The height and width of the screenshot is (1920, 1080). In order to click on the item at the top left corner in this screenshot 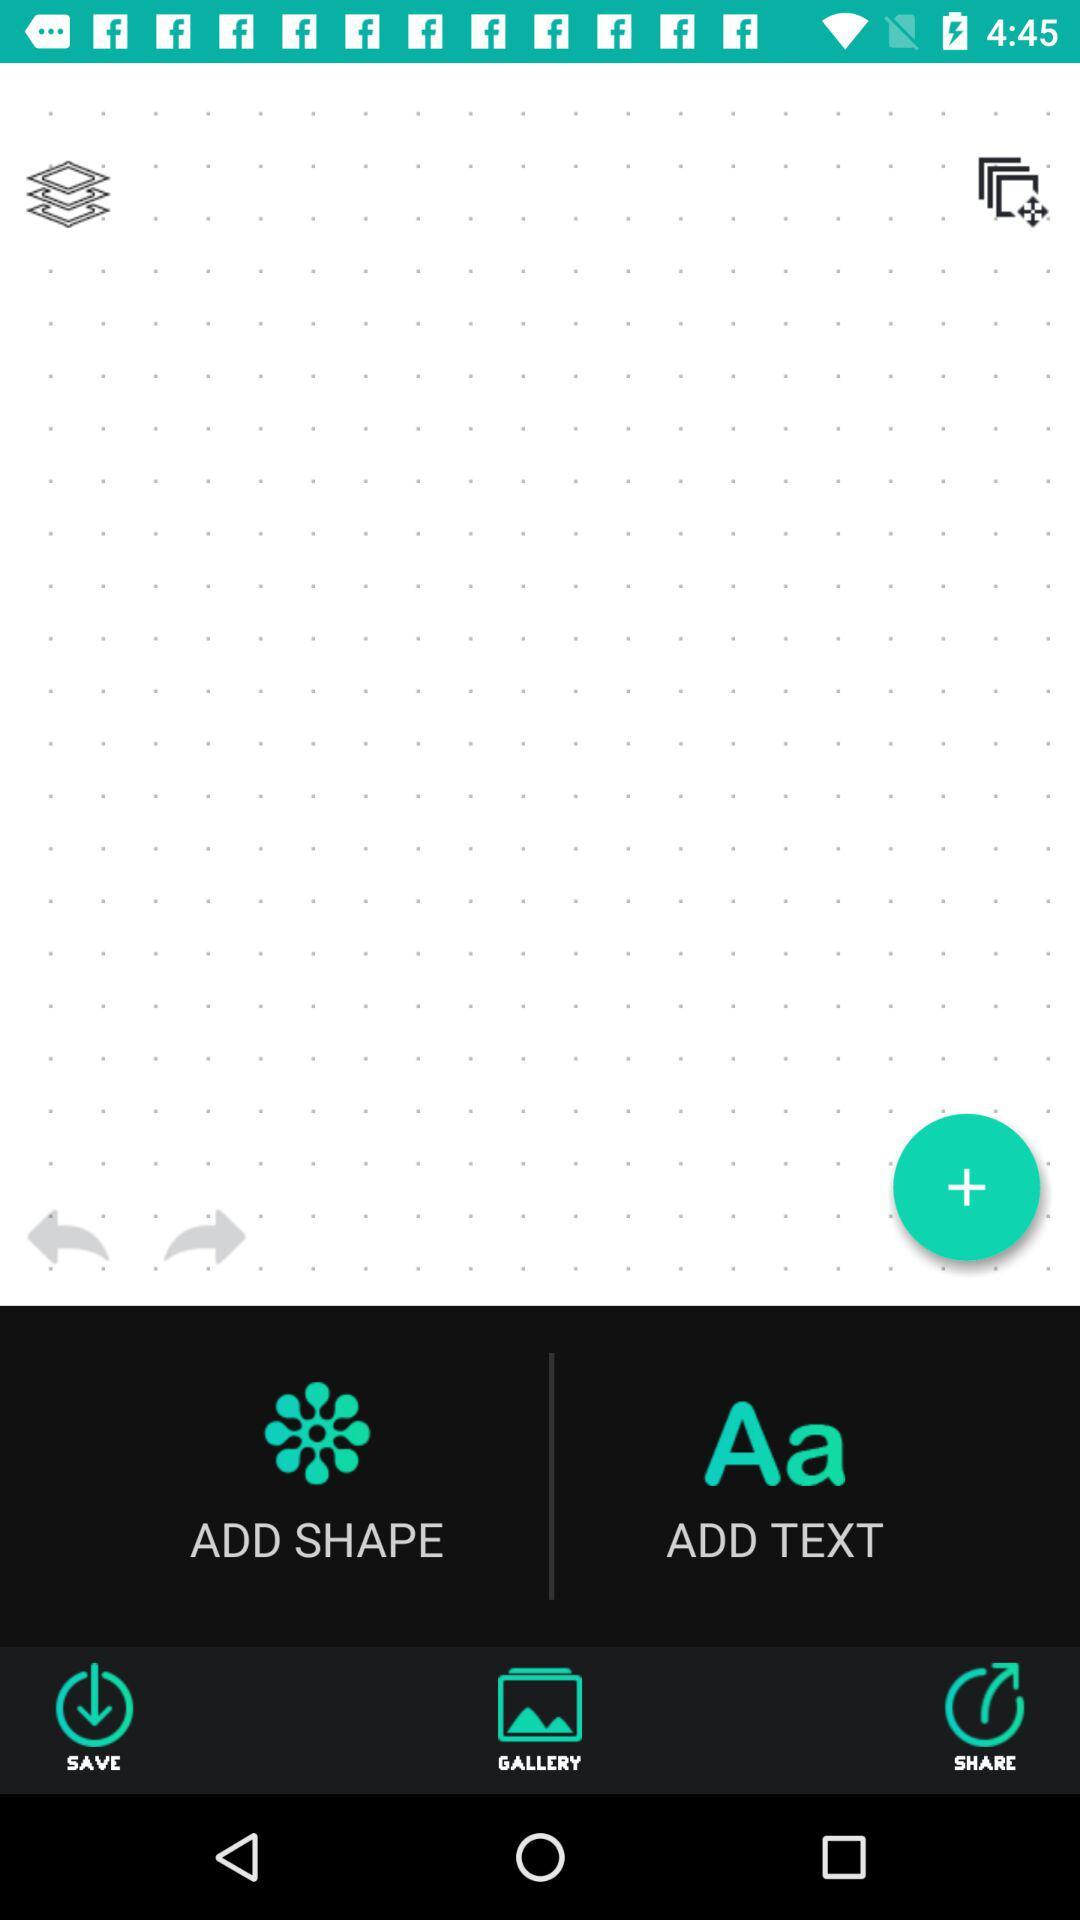, I will do `click(67, 194)`.